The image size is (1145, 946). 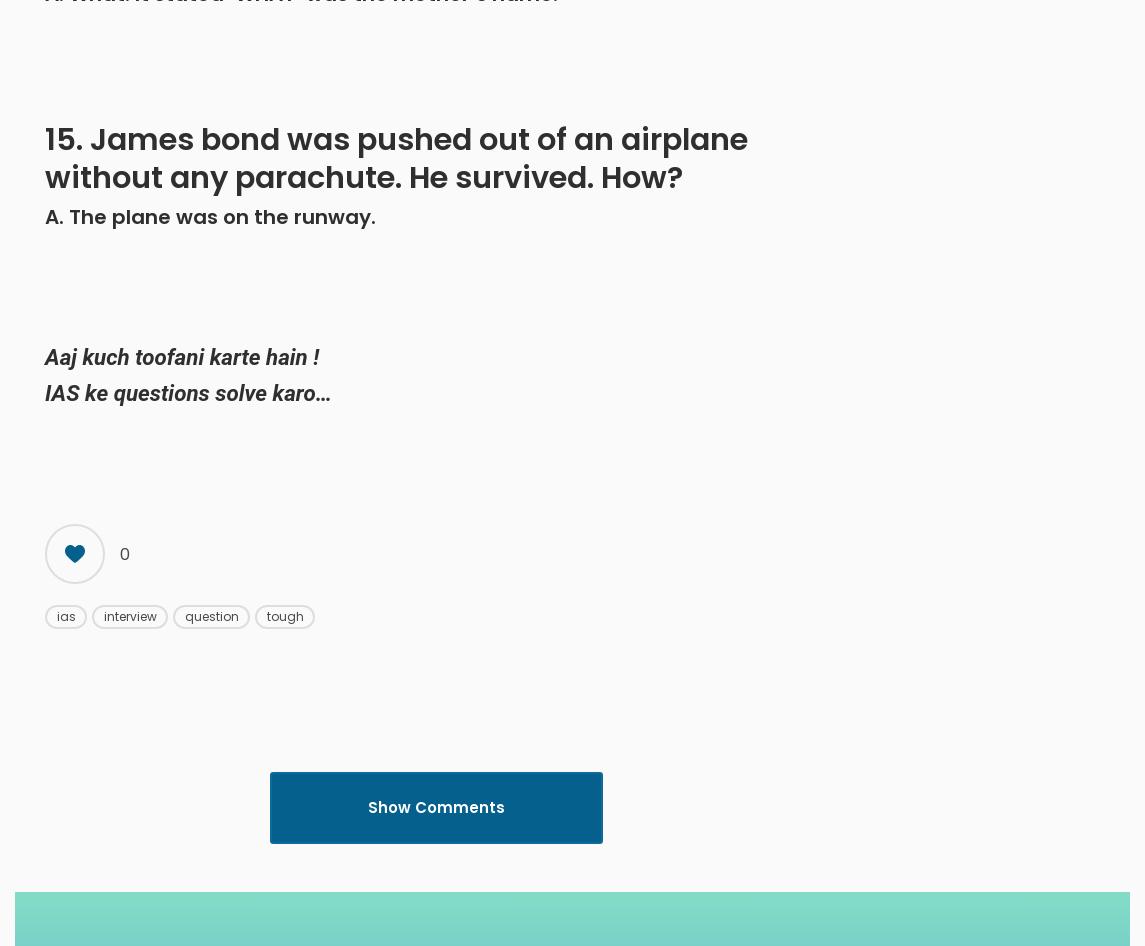 I want to click on 'IAS ke questions solve karo…', so click(x=188, y=392).